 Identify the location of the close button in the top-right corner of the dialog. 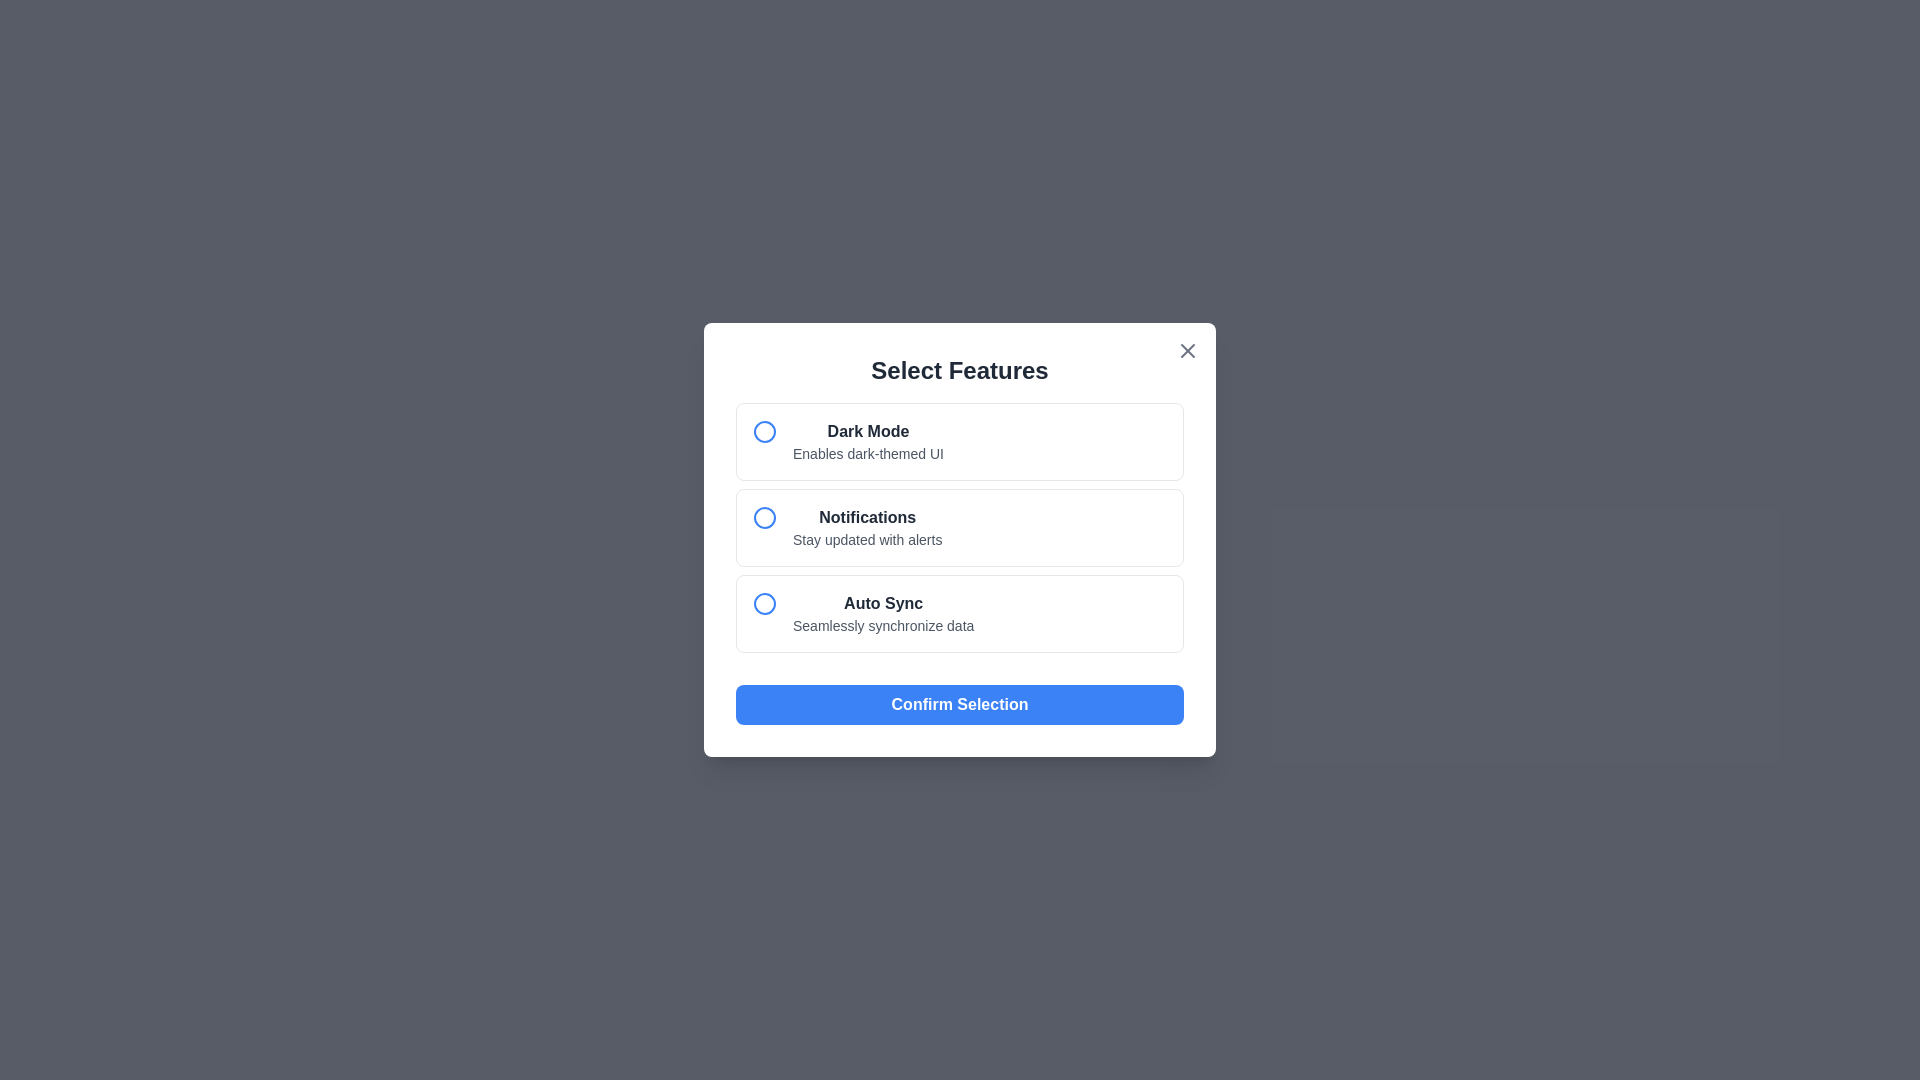
(1188, 350).